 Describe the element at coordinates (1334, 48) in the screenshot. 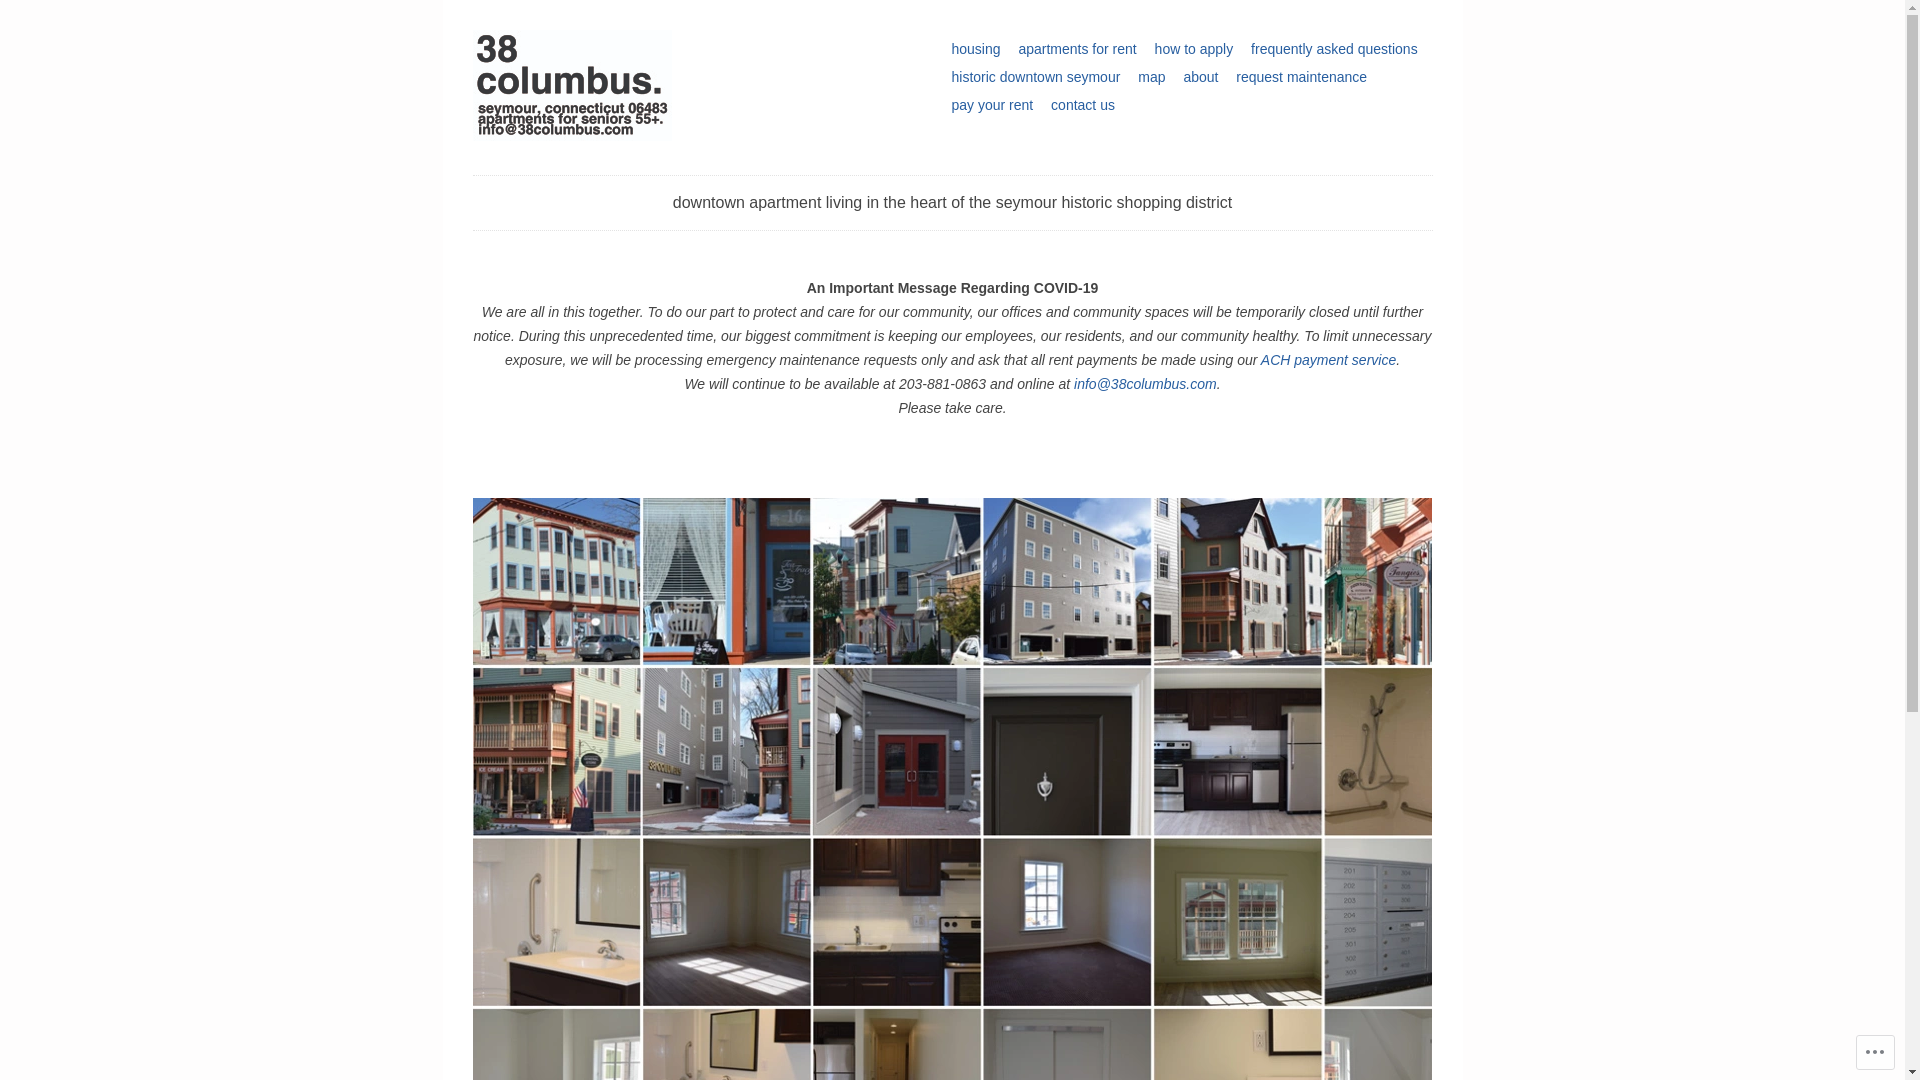

I see `'frequently asked questions'` at that location.